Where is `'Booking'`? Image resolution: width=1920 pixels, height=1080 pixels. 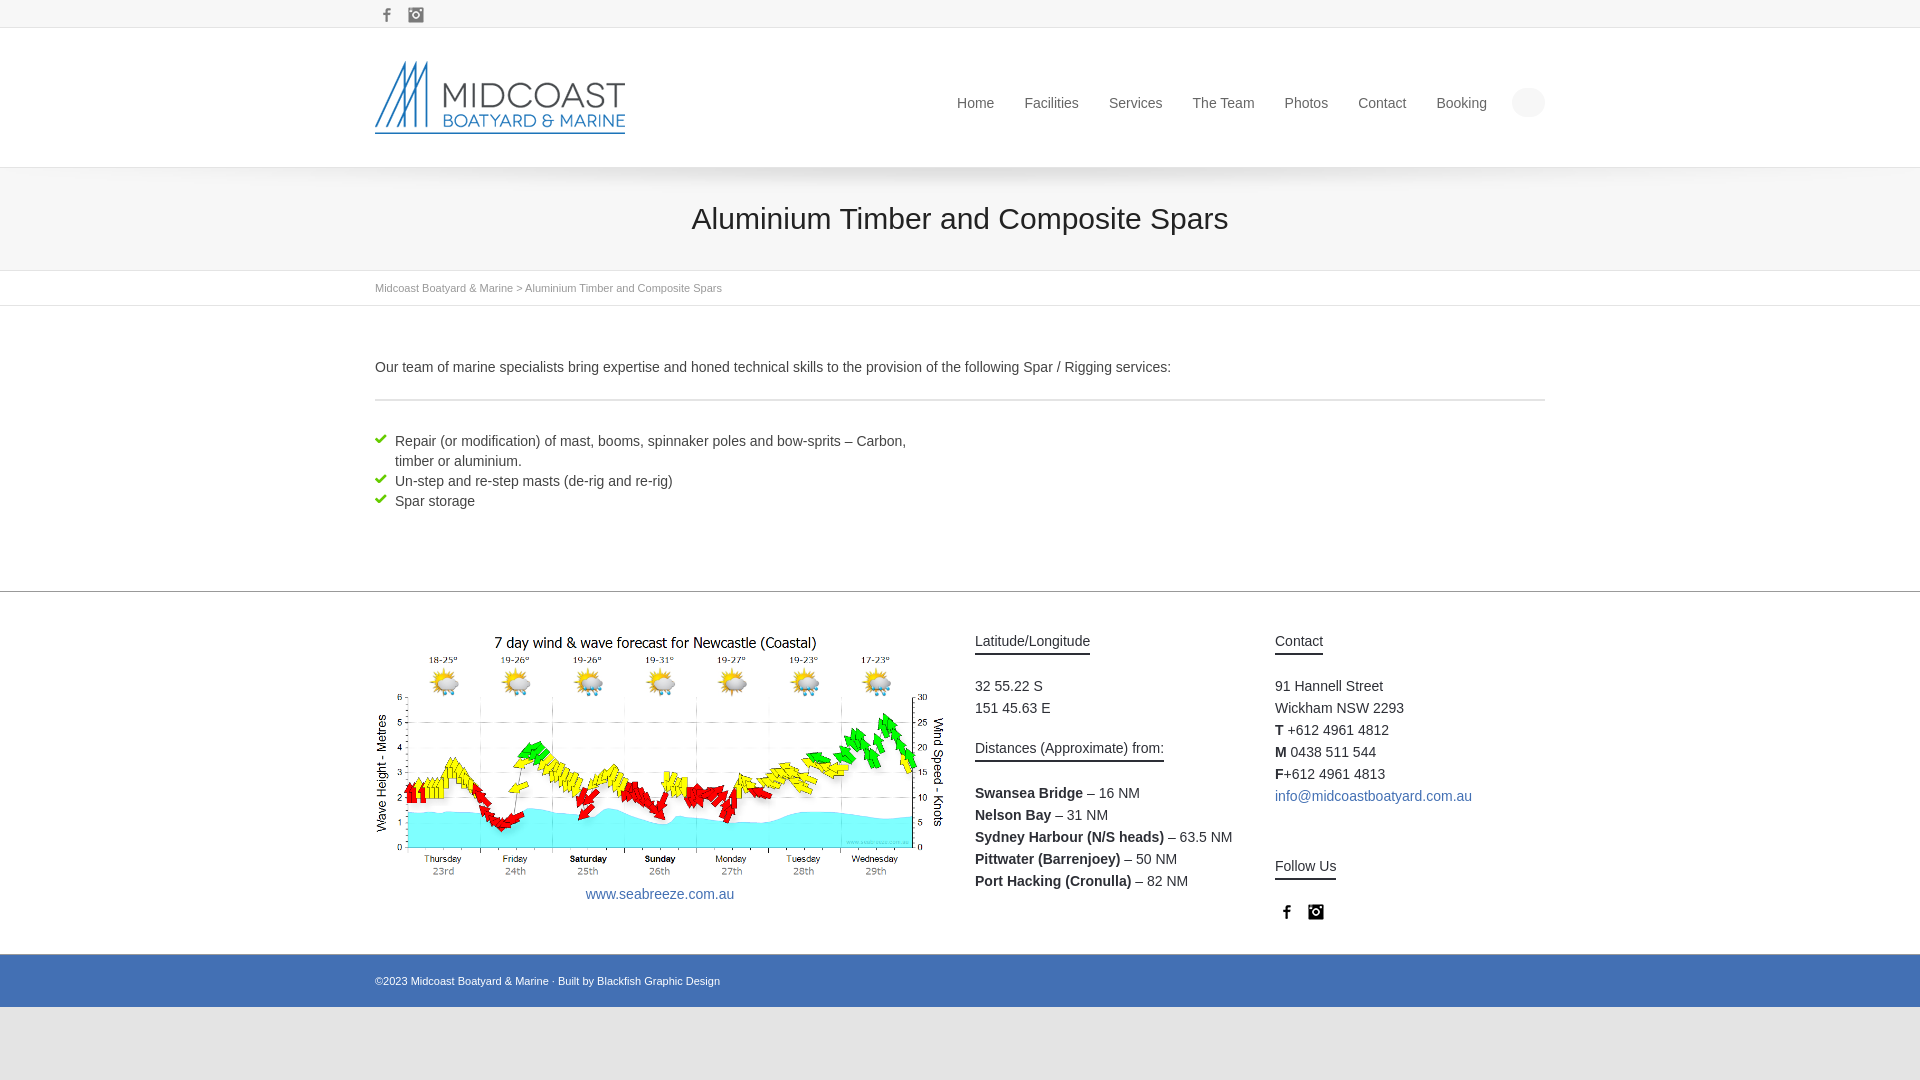 'Booking' is located at coordinates (1461, 103).